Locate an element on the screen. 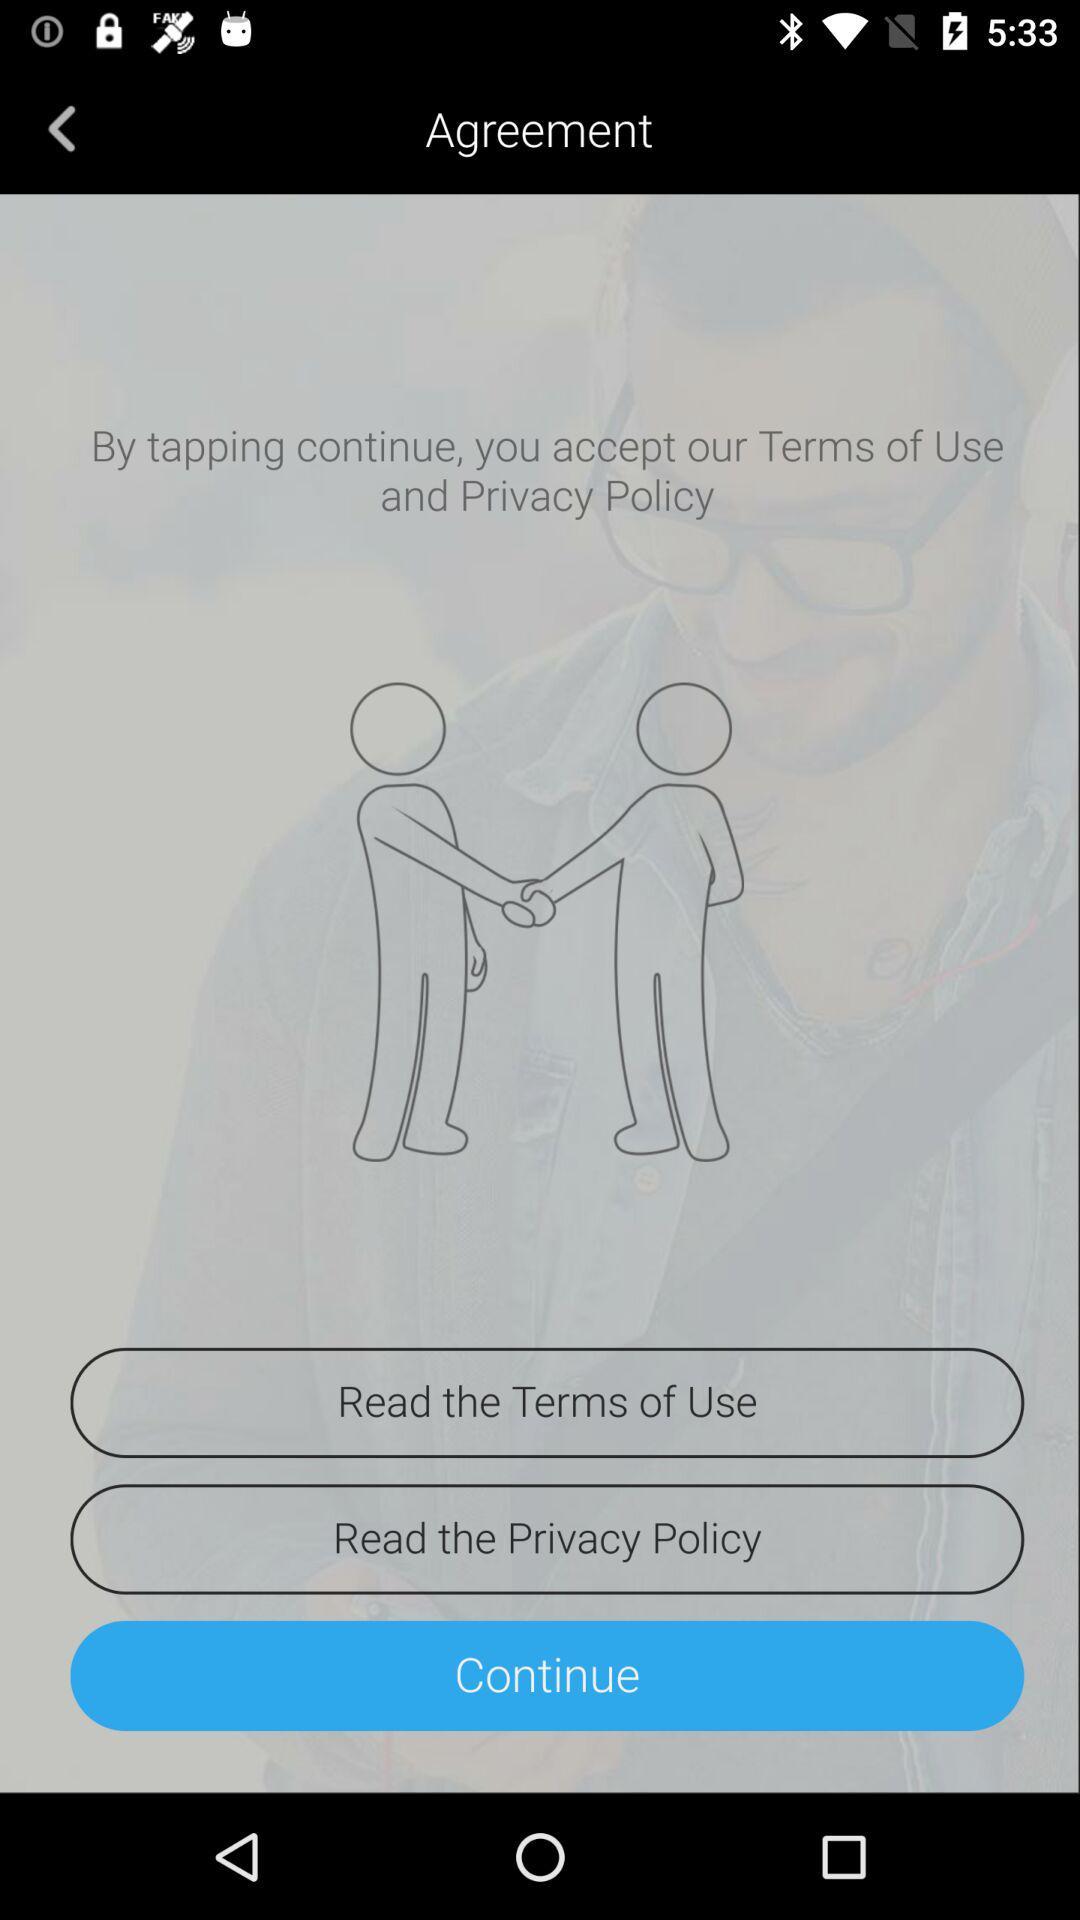  item at the top left corner is located at coordinates (61, 127).